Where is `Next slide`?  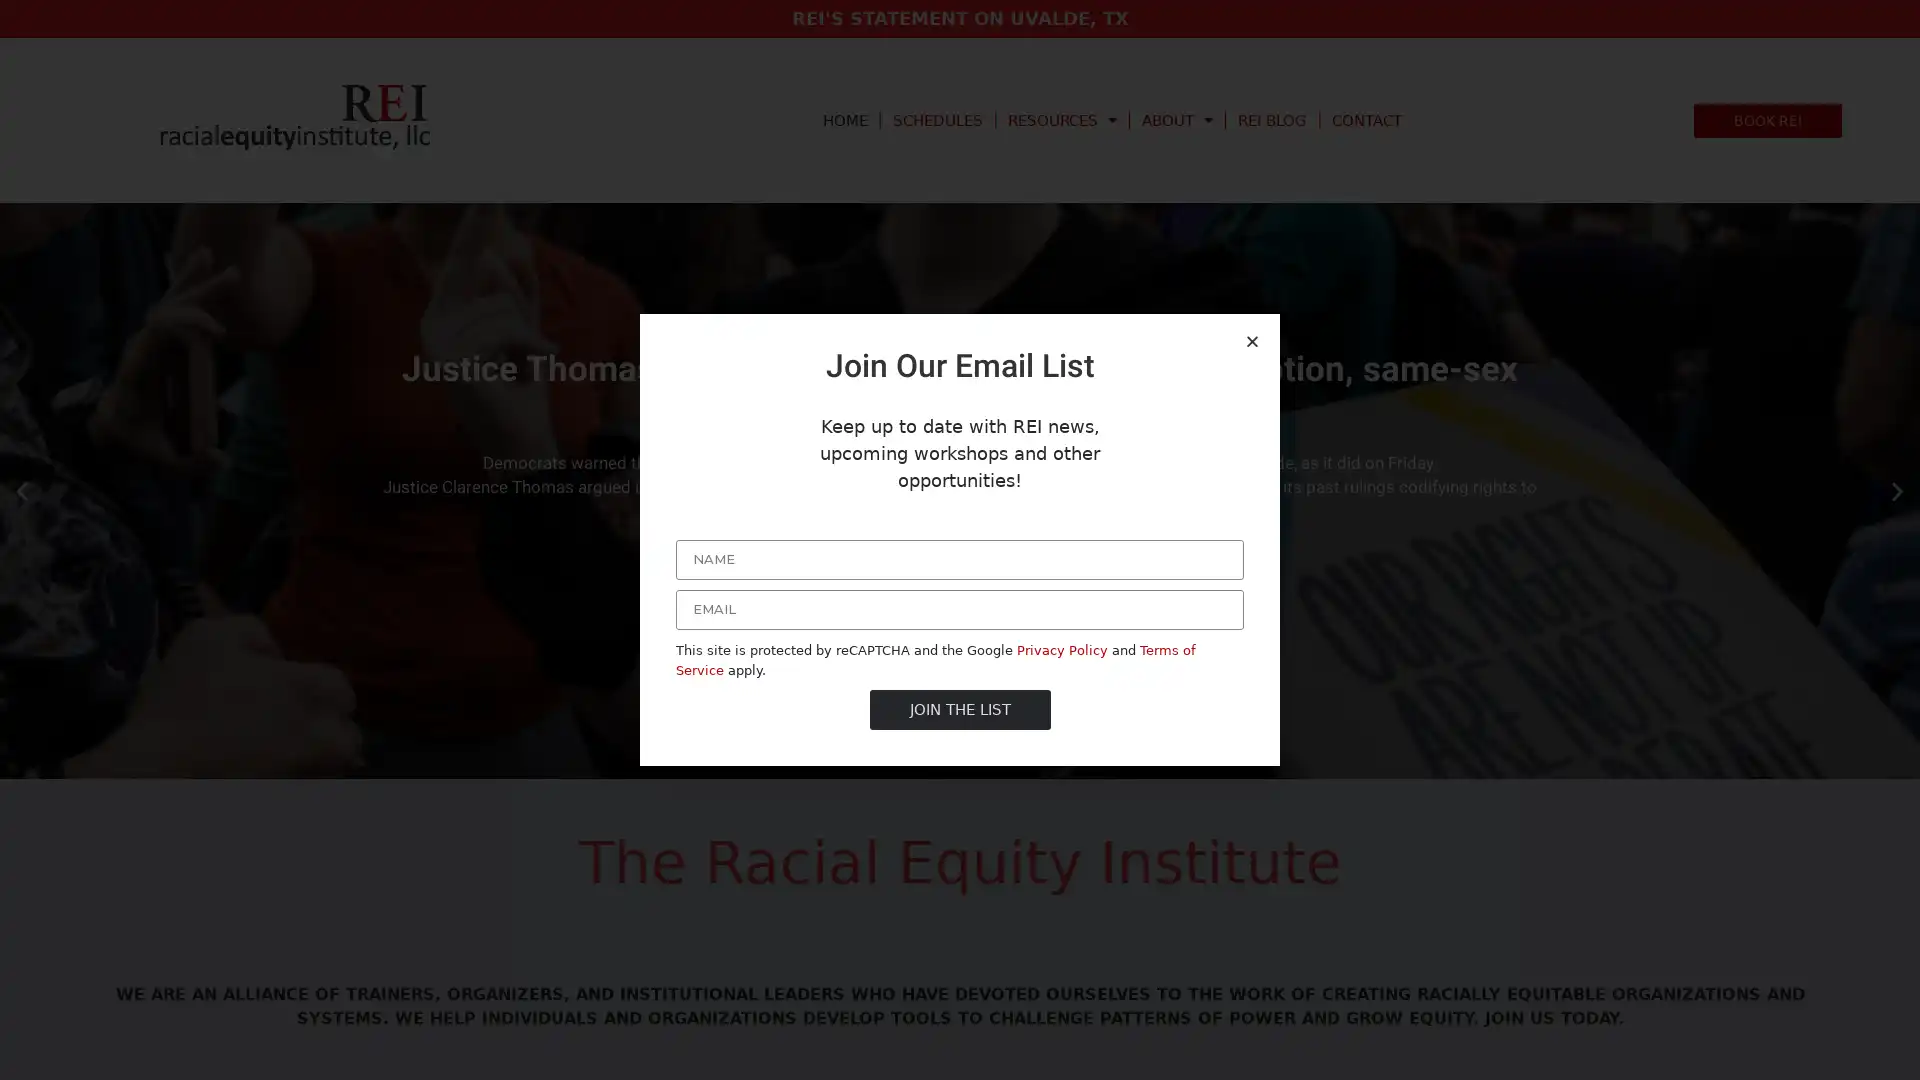 Next slide is located at coordinates (1896, 490).